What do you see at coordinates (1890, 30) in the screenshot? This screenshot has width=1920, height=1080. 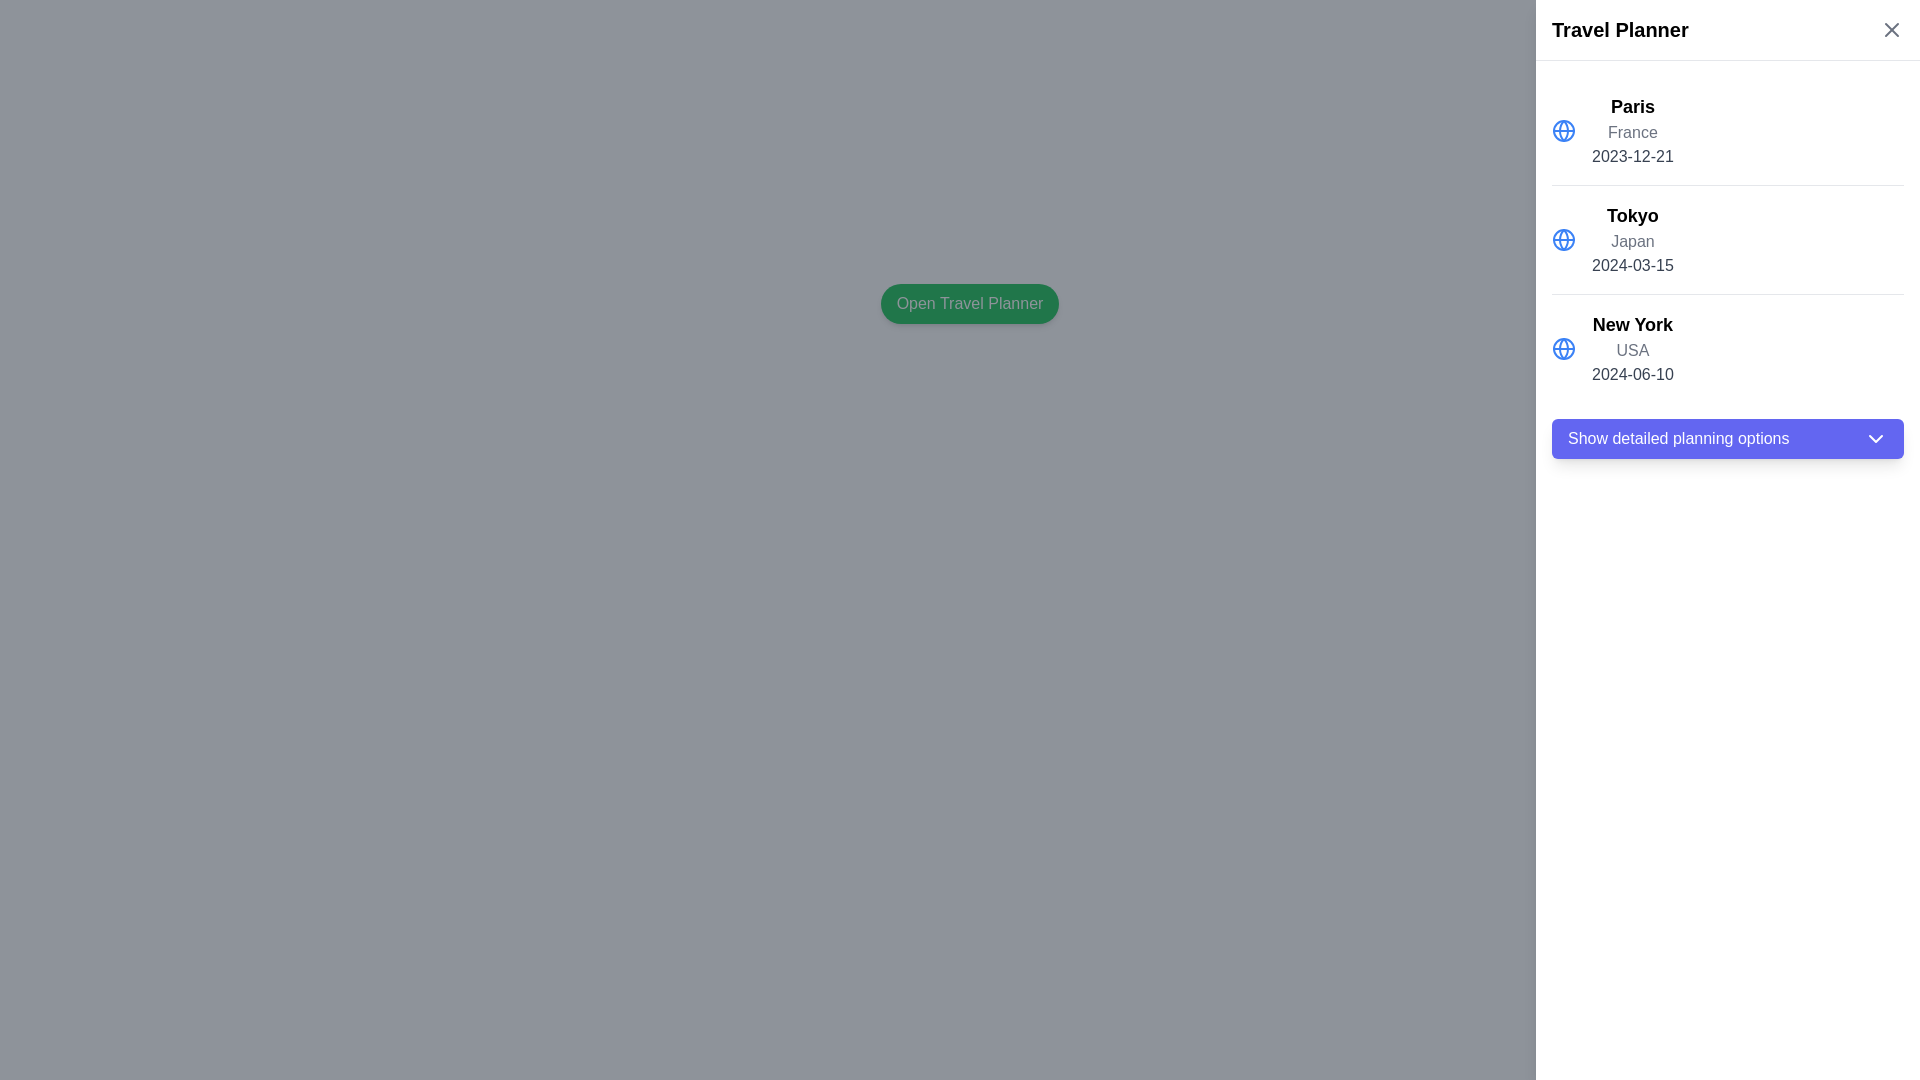 I see `the close button located at the top-right corner of the 'Travel Planner' panel` at bounding box center [1890, 30].